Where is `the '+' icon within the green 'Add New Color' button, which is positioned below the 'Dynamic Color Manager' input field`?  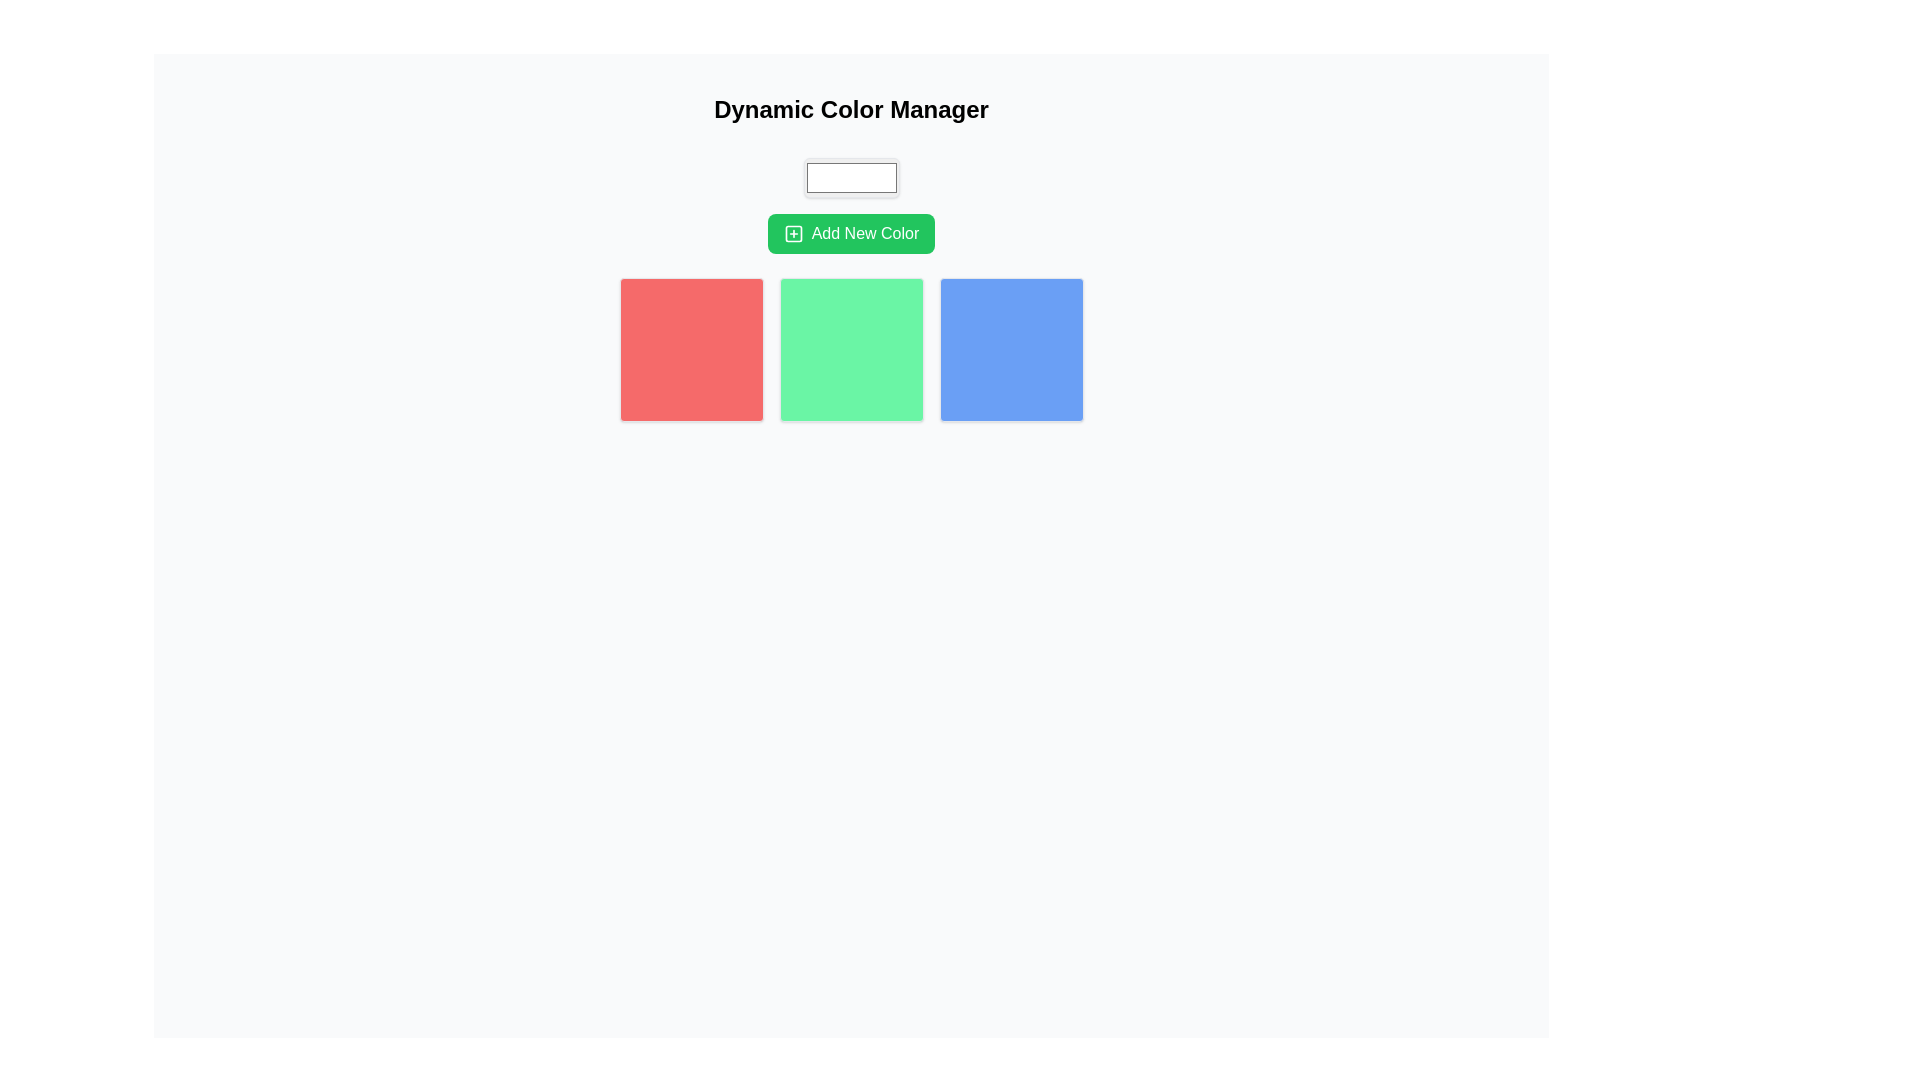
the '+' icon within the green 'Add New Color' button, which is positioned below the 'Dynamic Color Manager' input field is located at coordinates (792, 233).